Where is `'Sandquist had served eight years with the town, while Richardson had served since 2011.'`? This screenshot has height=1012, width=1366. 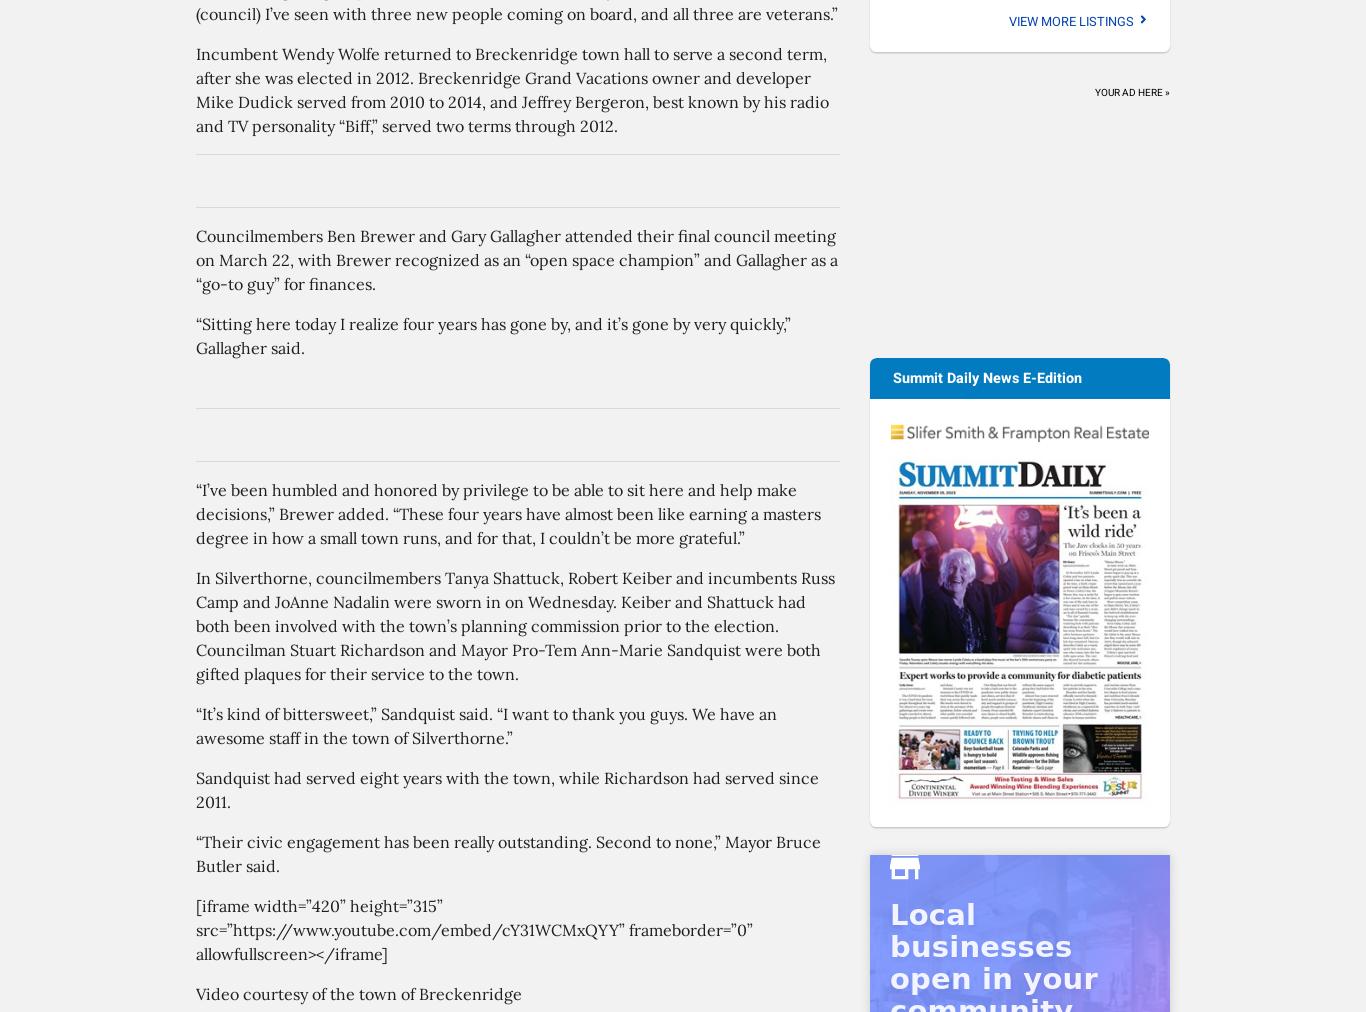 'Sandquist had served eight years with the town, while Richardson had served since 2011.' is located at coordinates (507, 788).